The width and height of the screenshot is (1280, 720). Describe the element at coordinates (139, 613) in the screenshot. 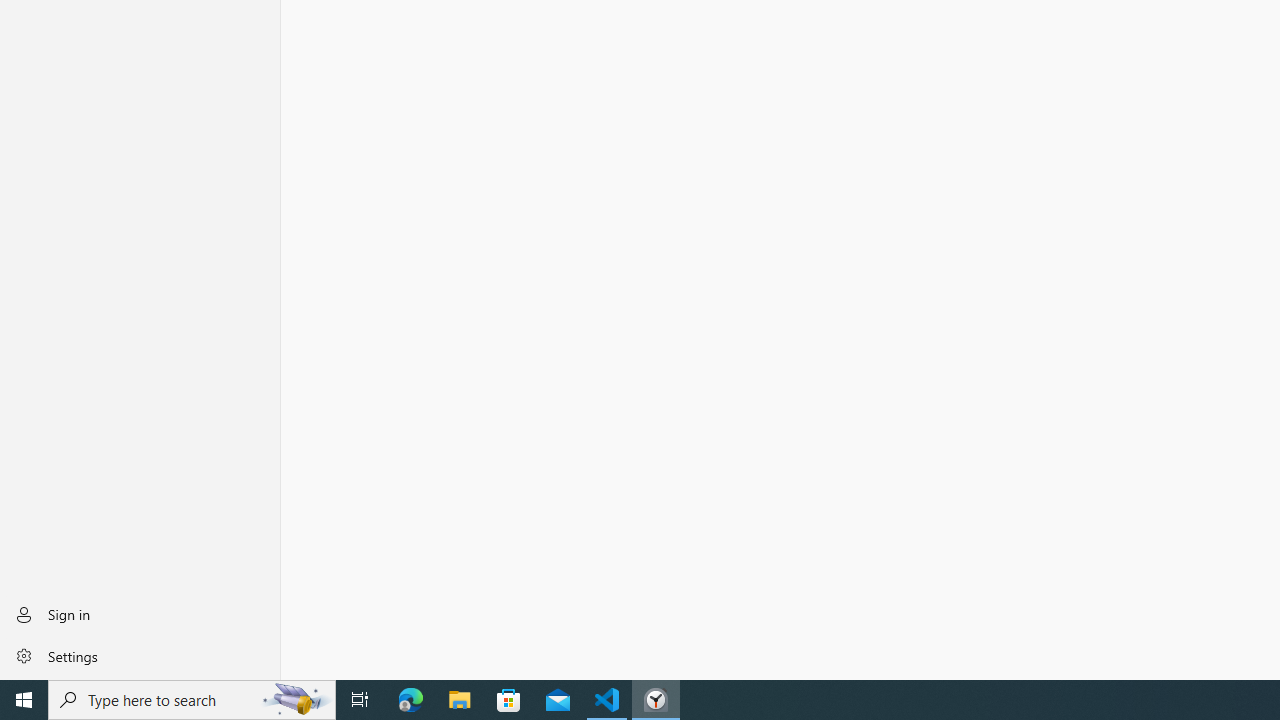

I see `'Sign in'` at that location.